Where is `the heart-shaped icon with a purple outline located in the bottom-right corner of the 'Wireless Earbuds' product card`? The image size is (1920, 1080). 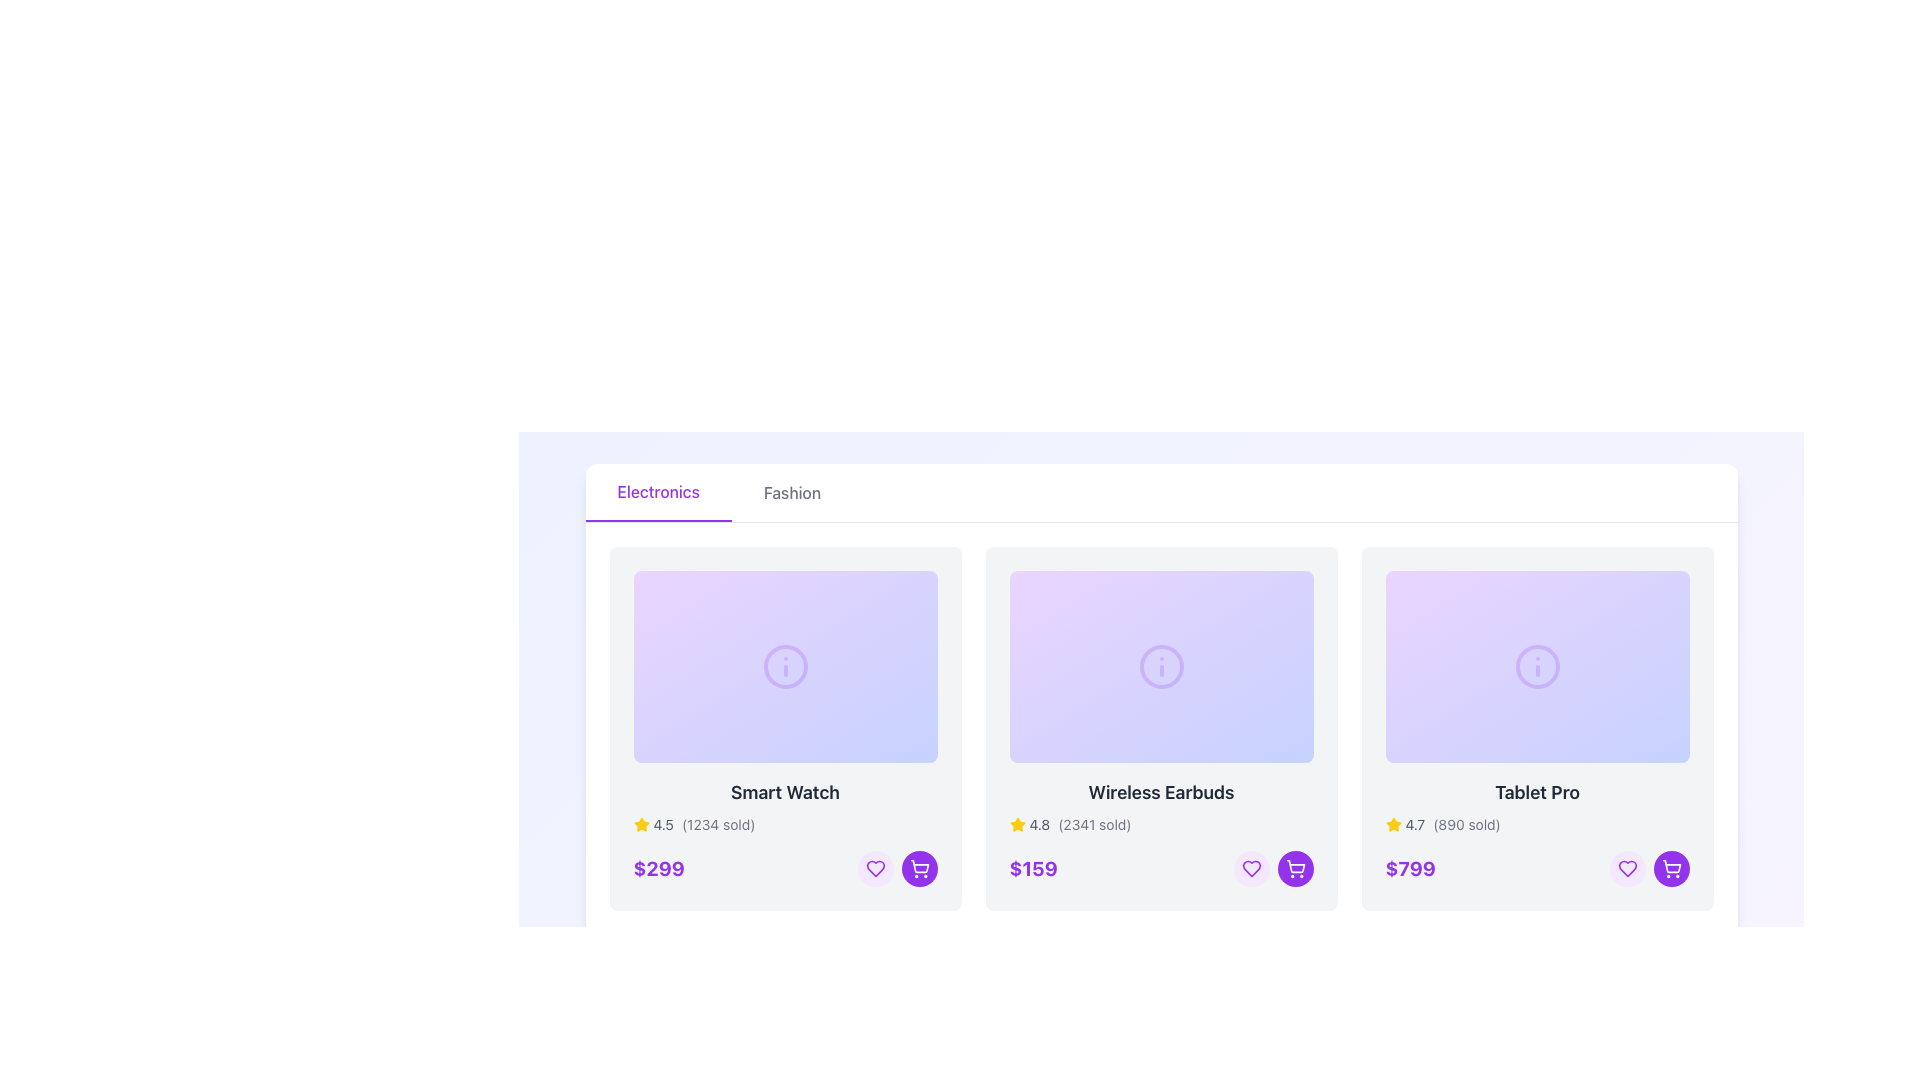
the heart-shaped icon with a purple outline located in the bottom-right corner of the 'Wireless Earbuds' product card is located at coordinates (1250, 867).